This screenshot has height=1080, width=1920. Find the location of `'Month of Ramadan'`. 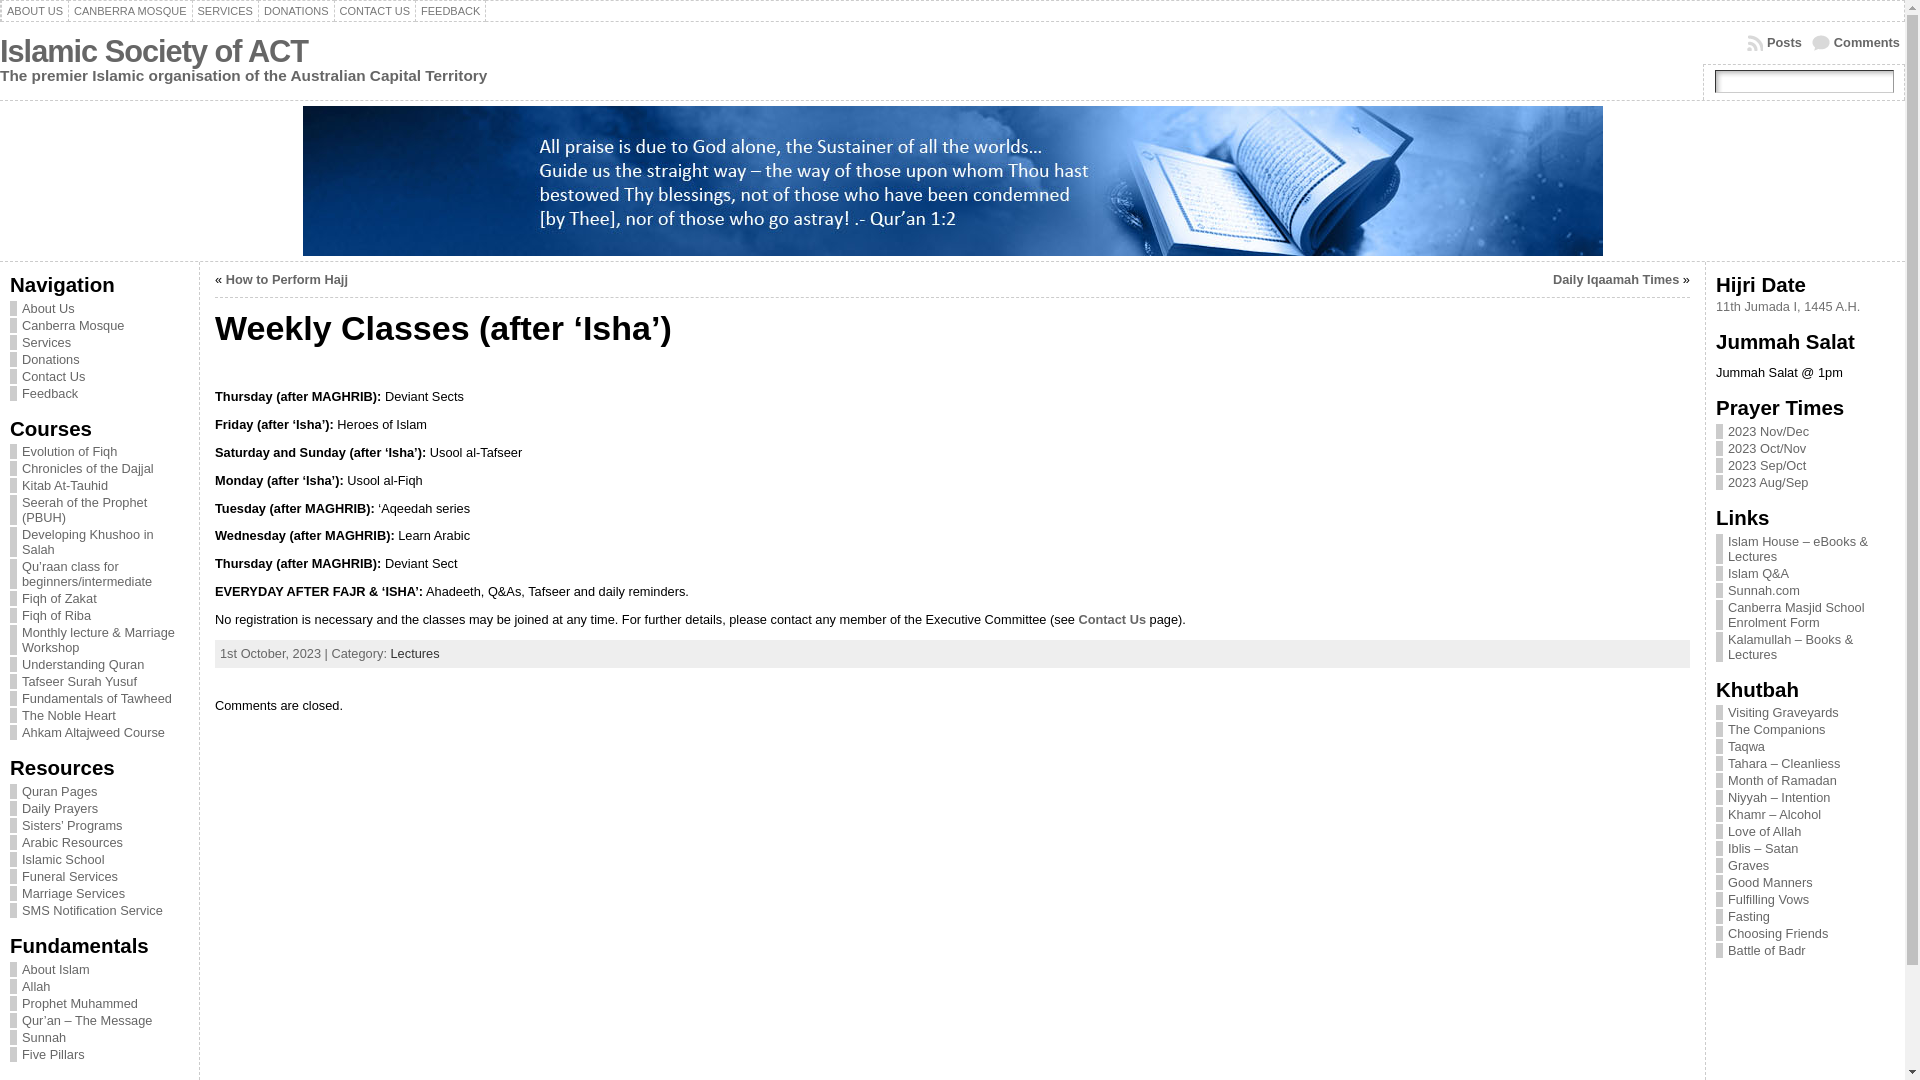

'Month of Ramadan' is located at coordinates (1782, 779).